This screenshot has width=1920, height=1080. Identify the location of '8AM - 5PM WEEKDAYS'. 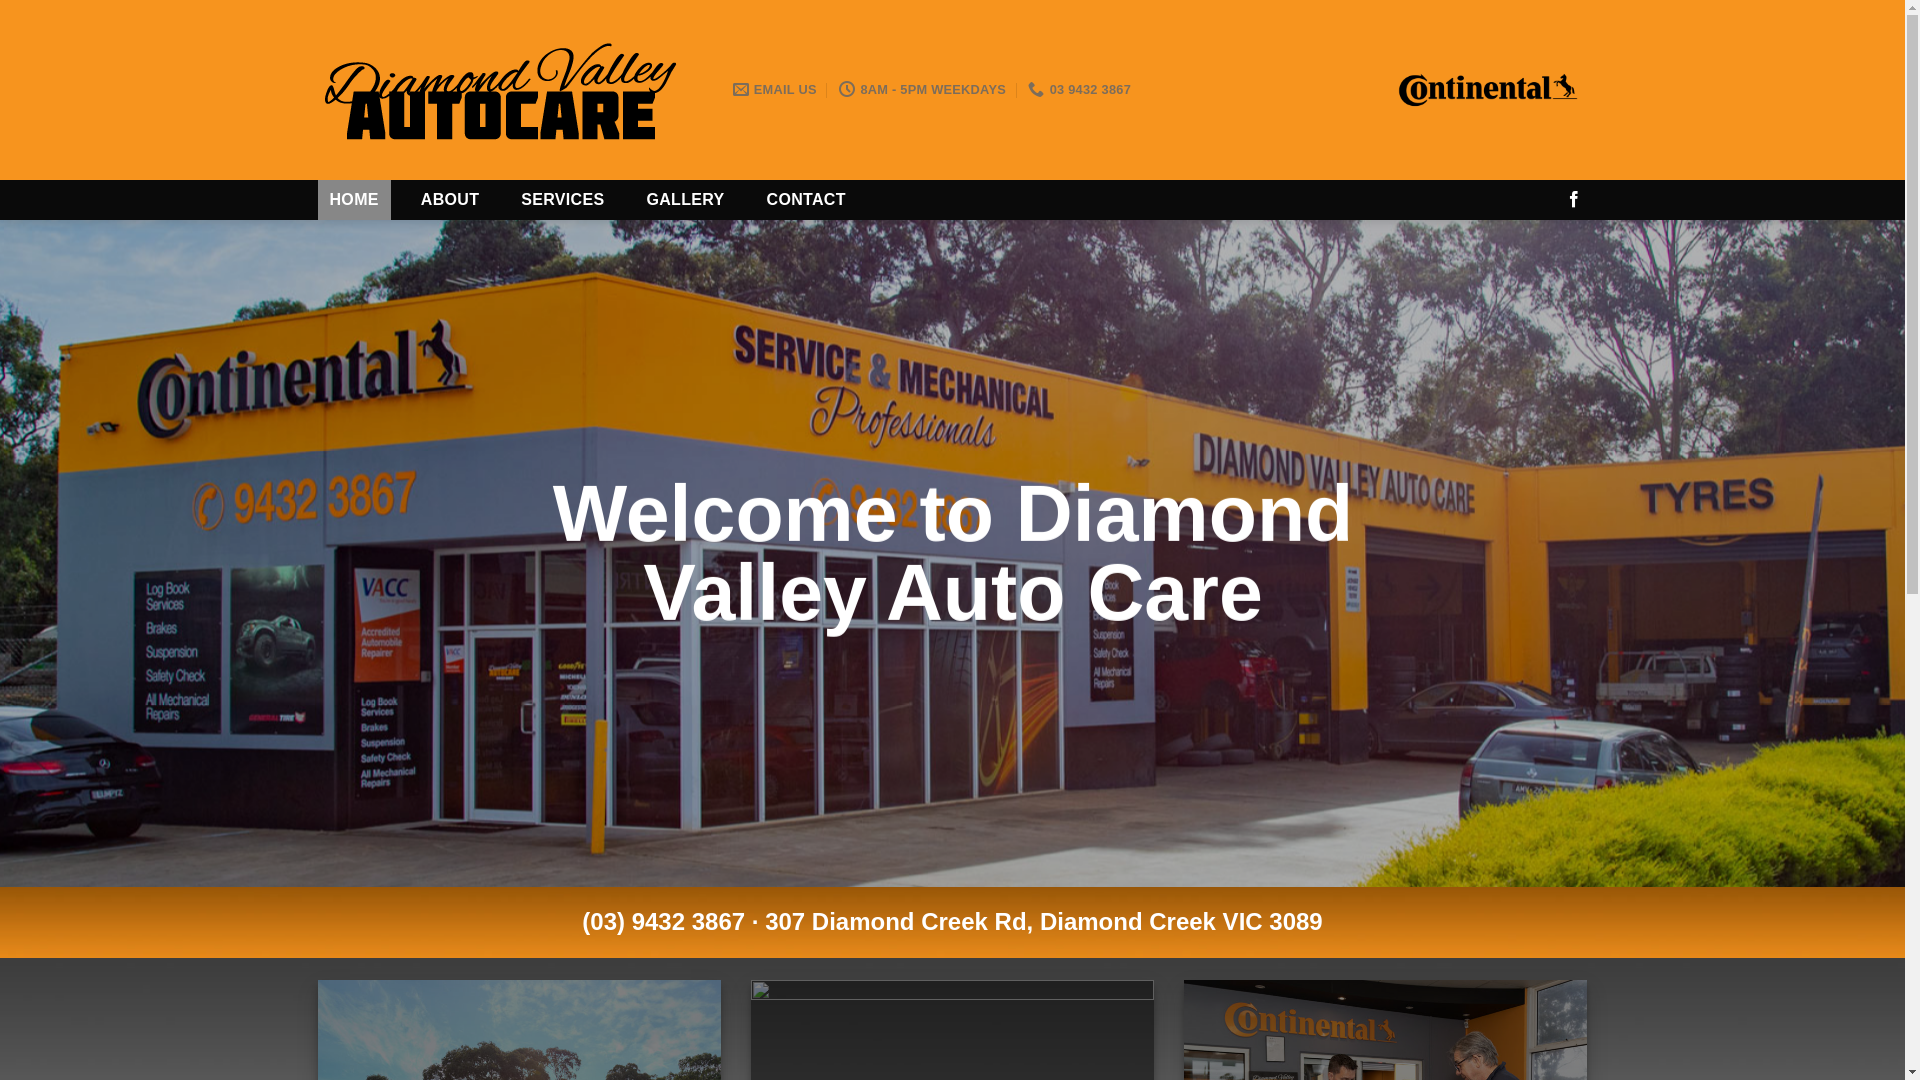
(921, 88).